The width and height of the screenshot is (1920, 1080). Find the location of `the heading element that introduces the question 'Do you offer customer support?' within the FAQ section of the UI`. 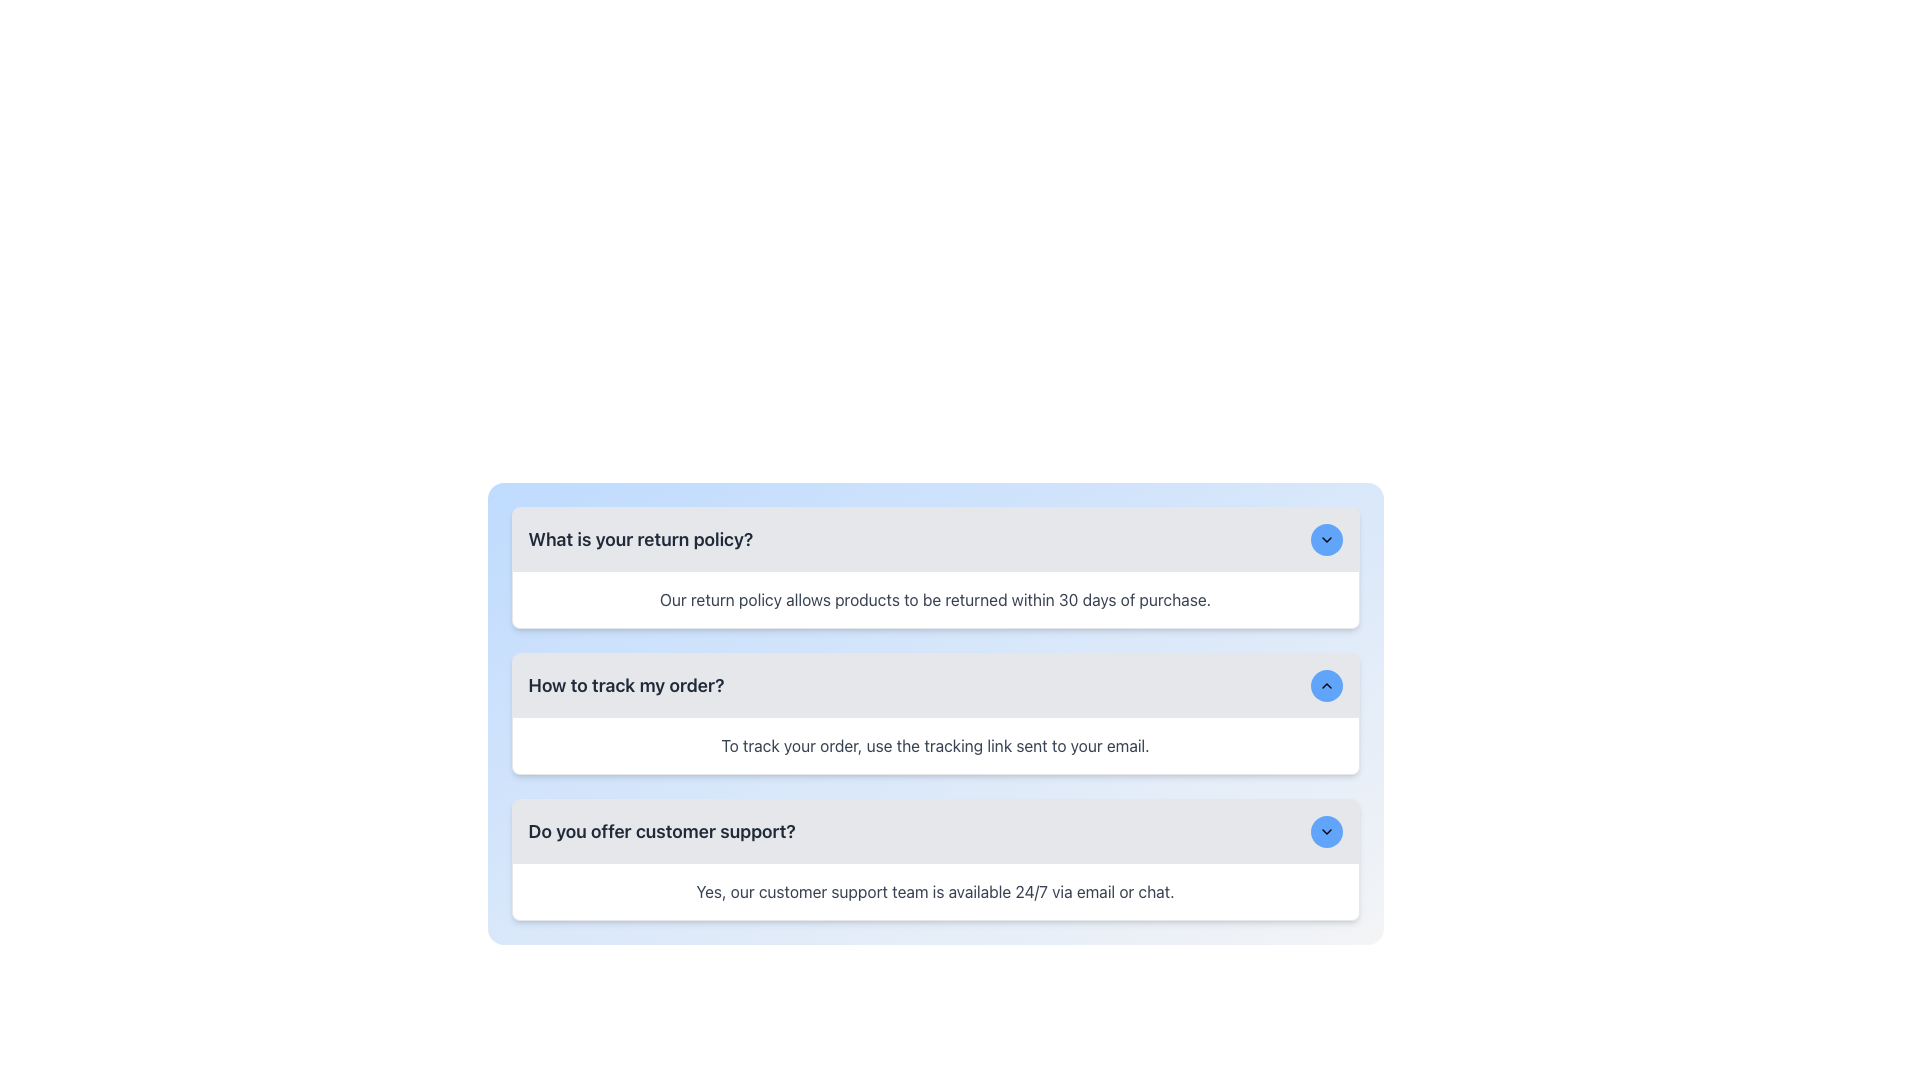

the heading element that introduces the question 'Do you offer customer support?' within the FAQ section of the UI is located at coordinates (662, 832).